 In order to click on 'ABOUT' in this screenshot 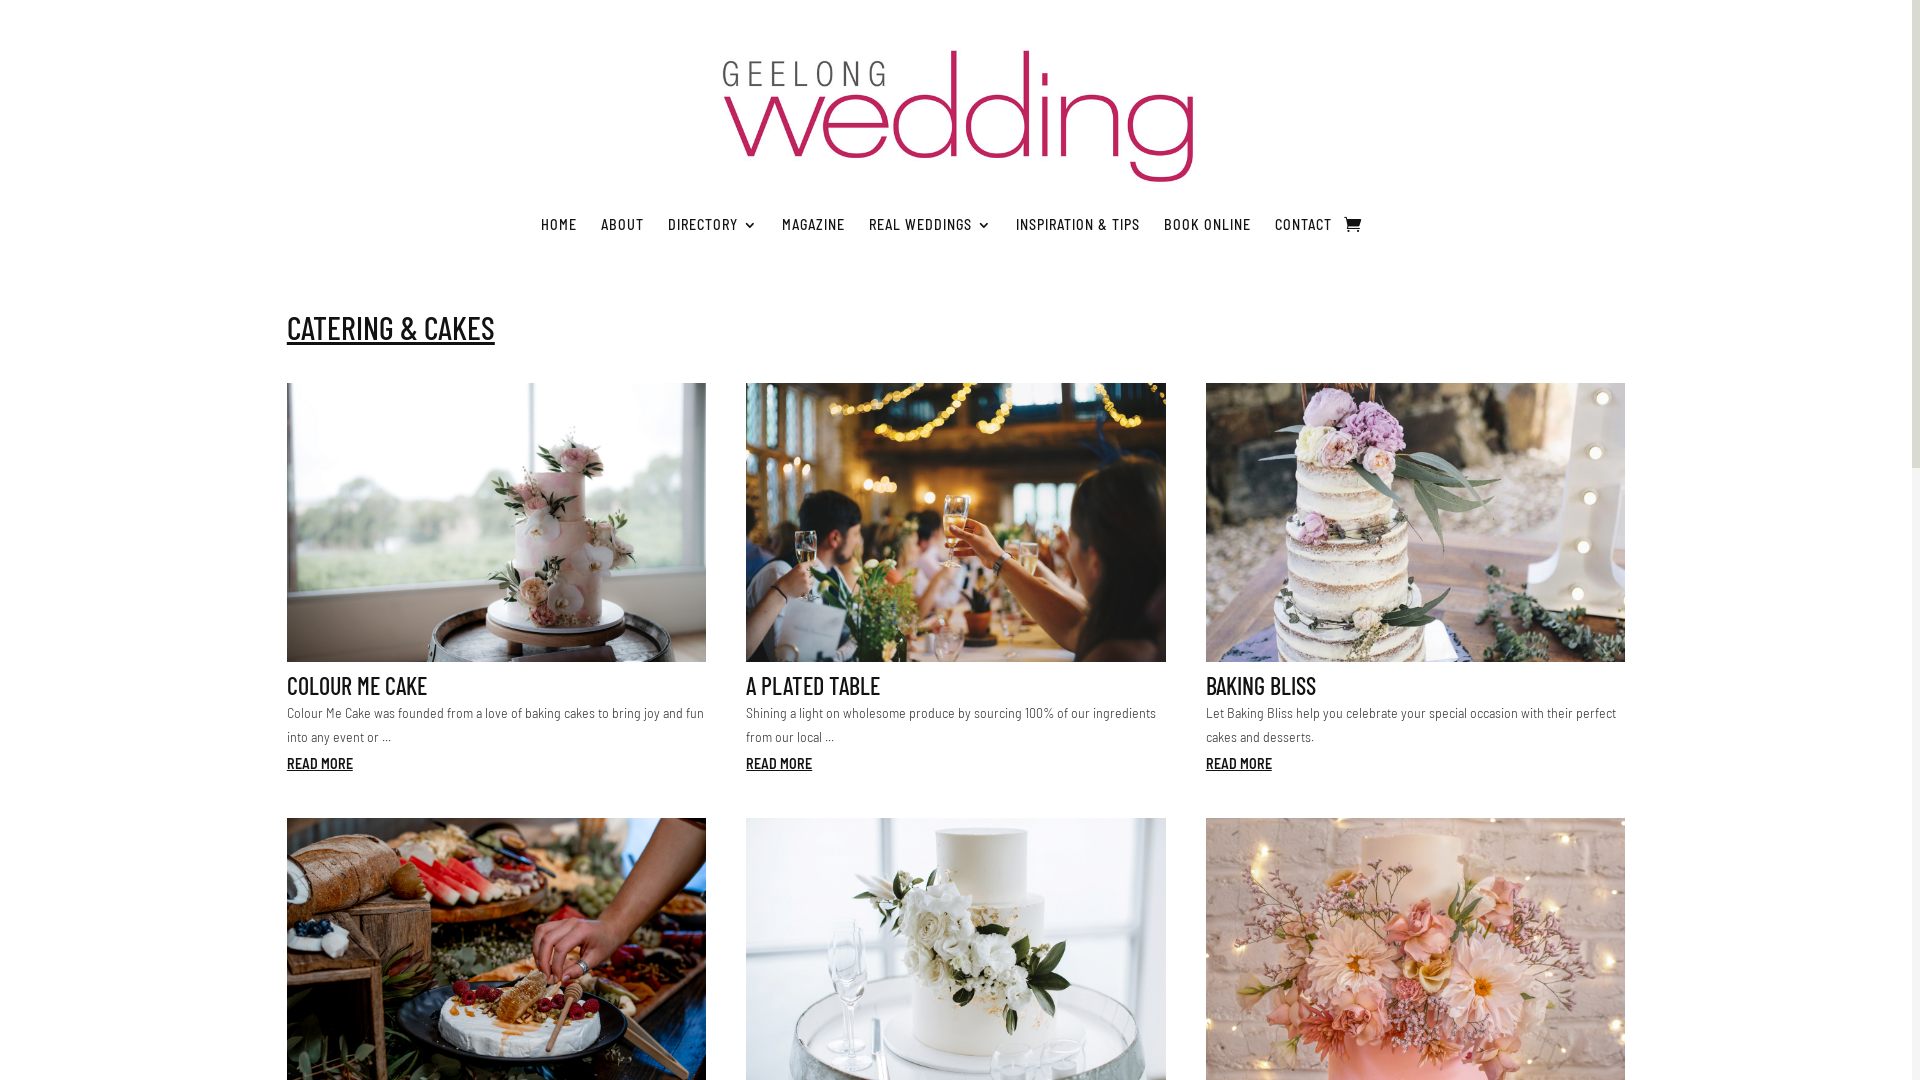, I will do `click(621, 224)`.